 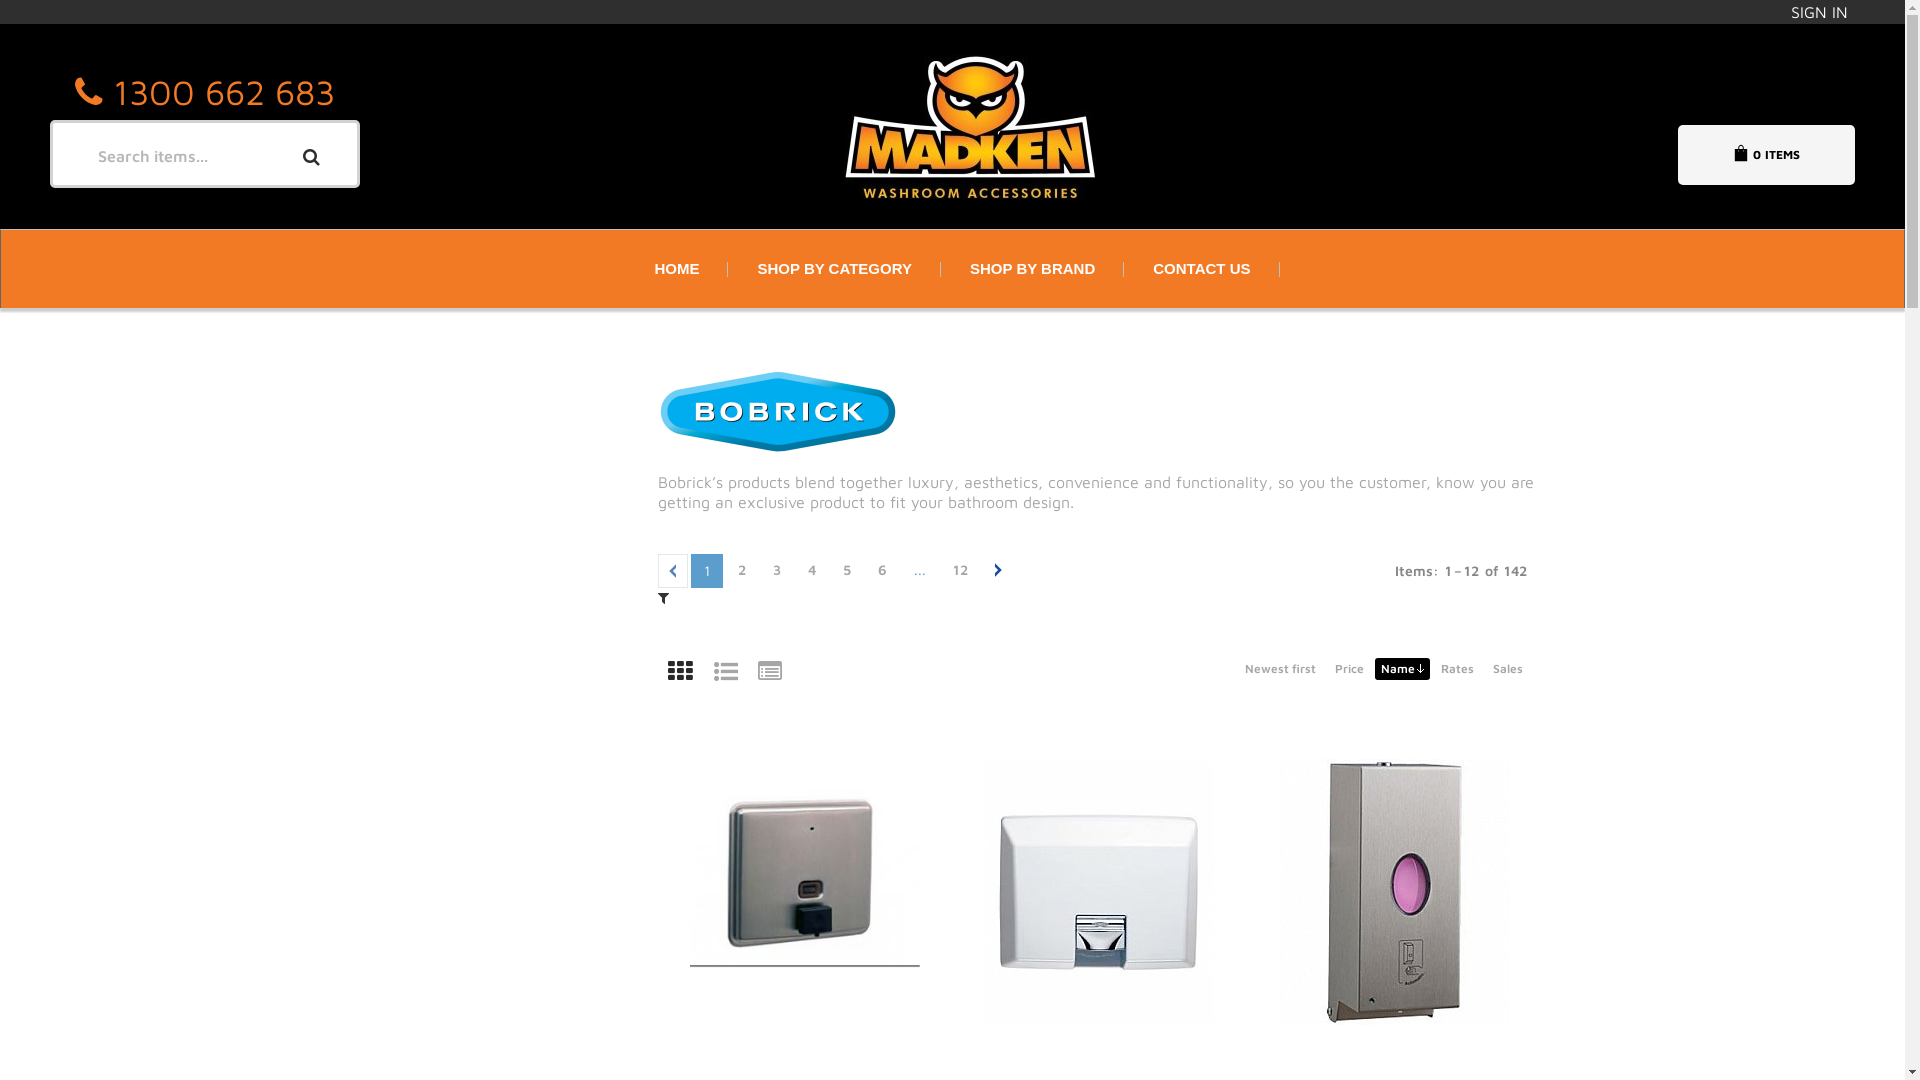 What do you see at coordinates (741, 570) in the screenshot?
I see `'2'` at bounding box center [741, 570].